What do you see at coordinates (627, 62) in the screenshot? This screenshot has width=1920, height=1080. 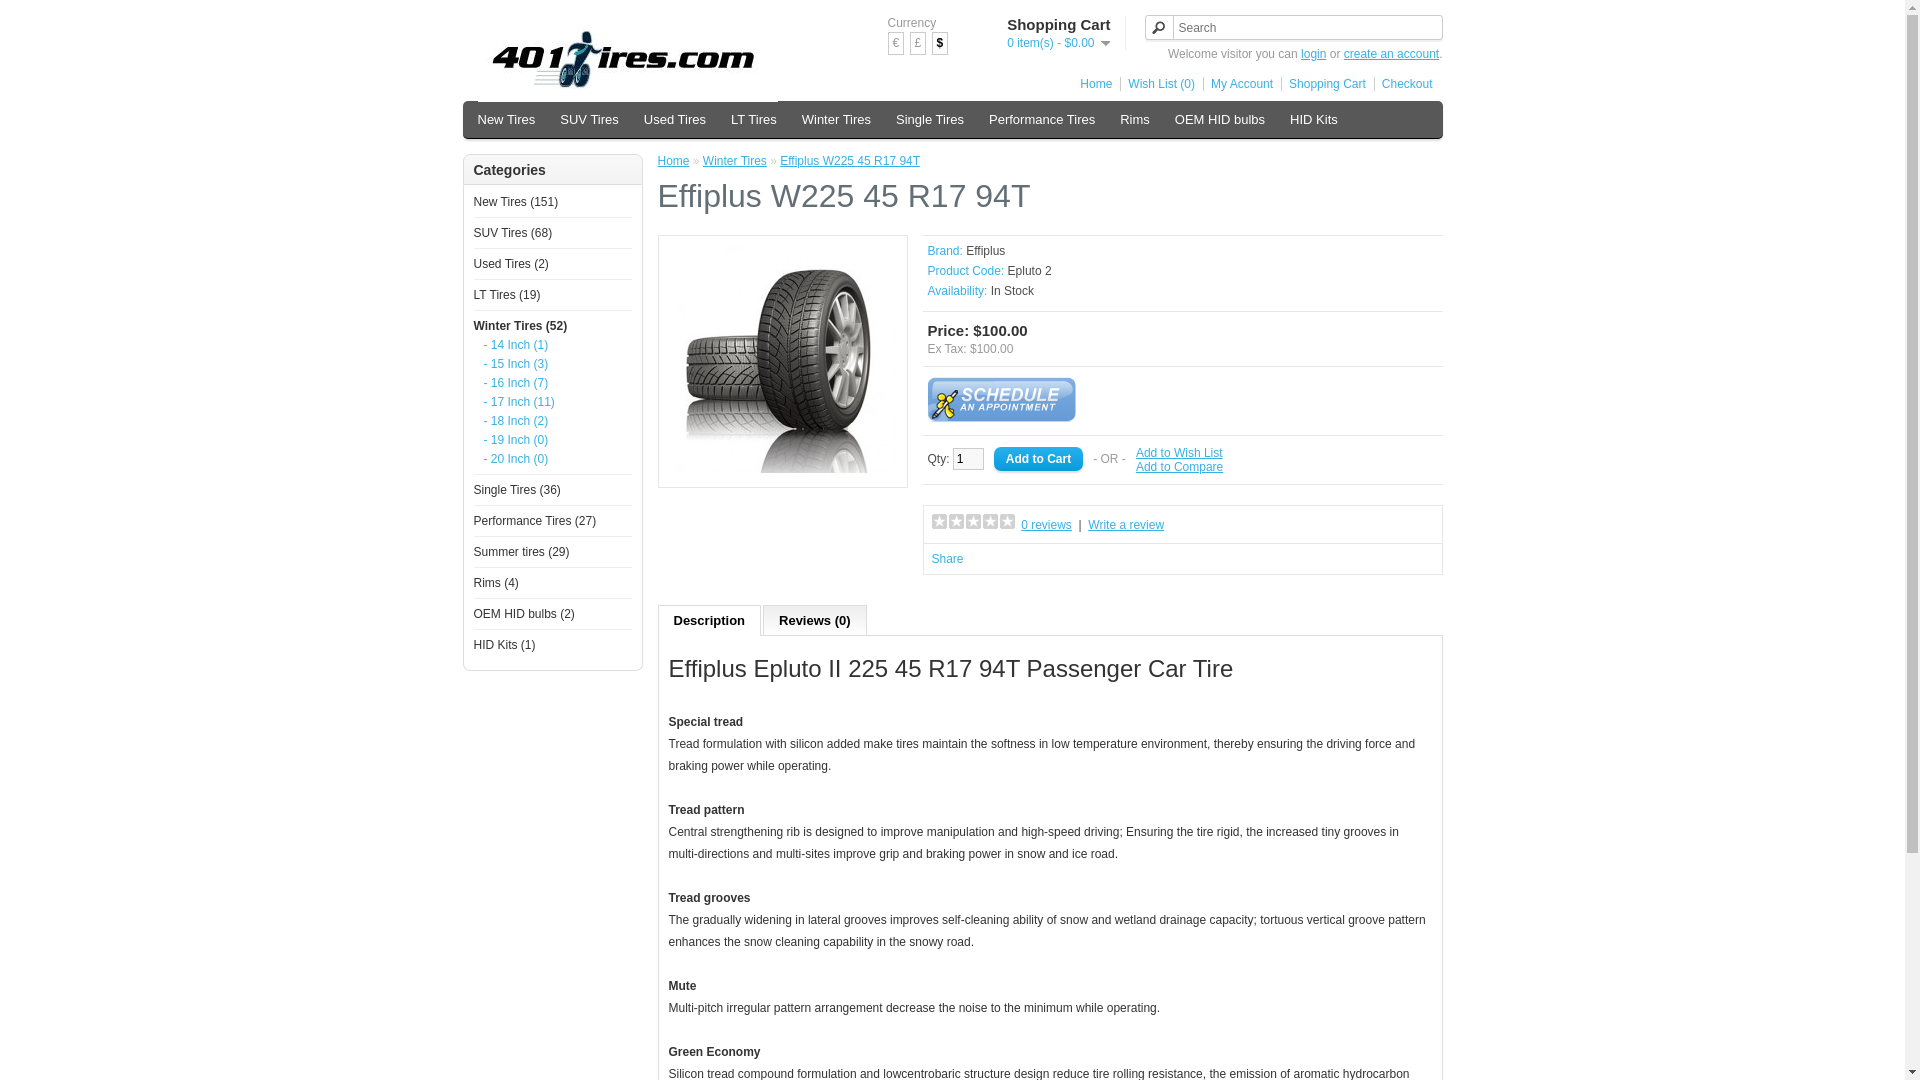 I see `'Best DEALS on New and Used Tires in Greater Toronto Area'` at bounding box center [627, 62].